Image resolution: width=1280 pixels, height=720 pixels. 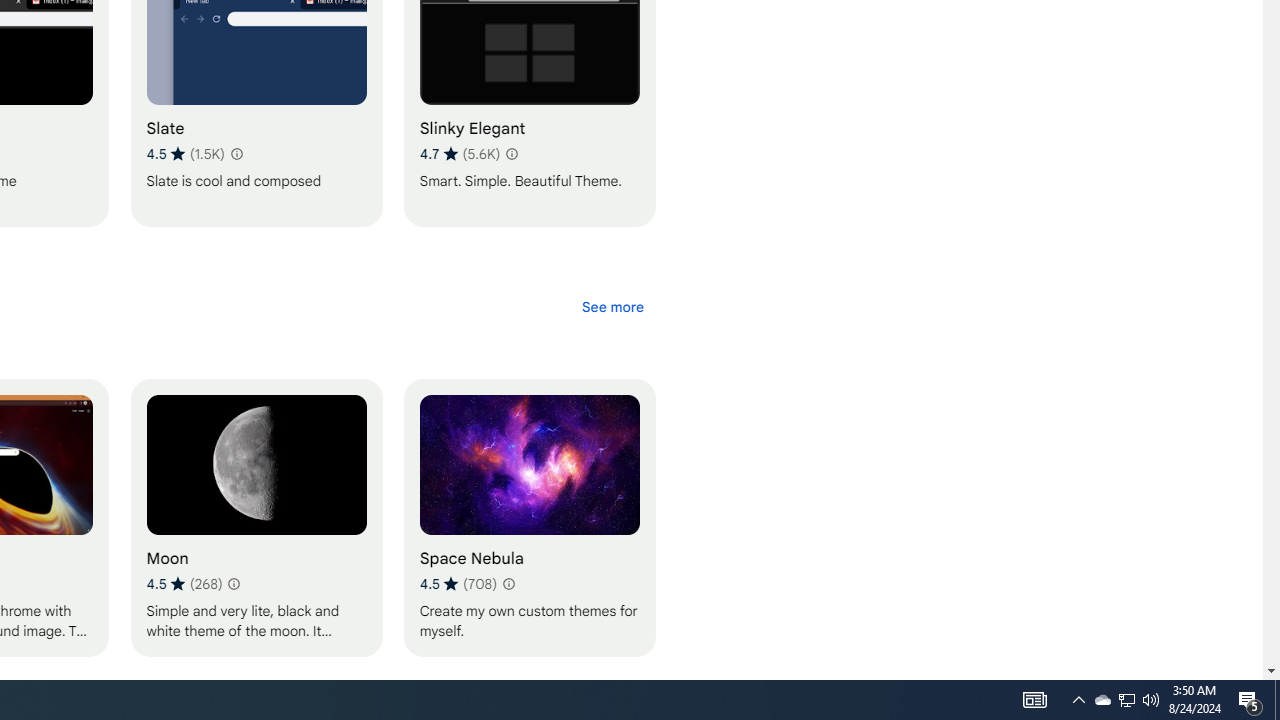 I want to click on 'Learn more about results and reviews "Slinky Elegant"', so click(x=511, y=153).